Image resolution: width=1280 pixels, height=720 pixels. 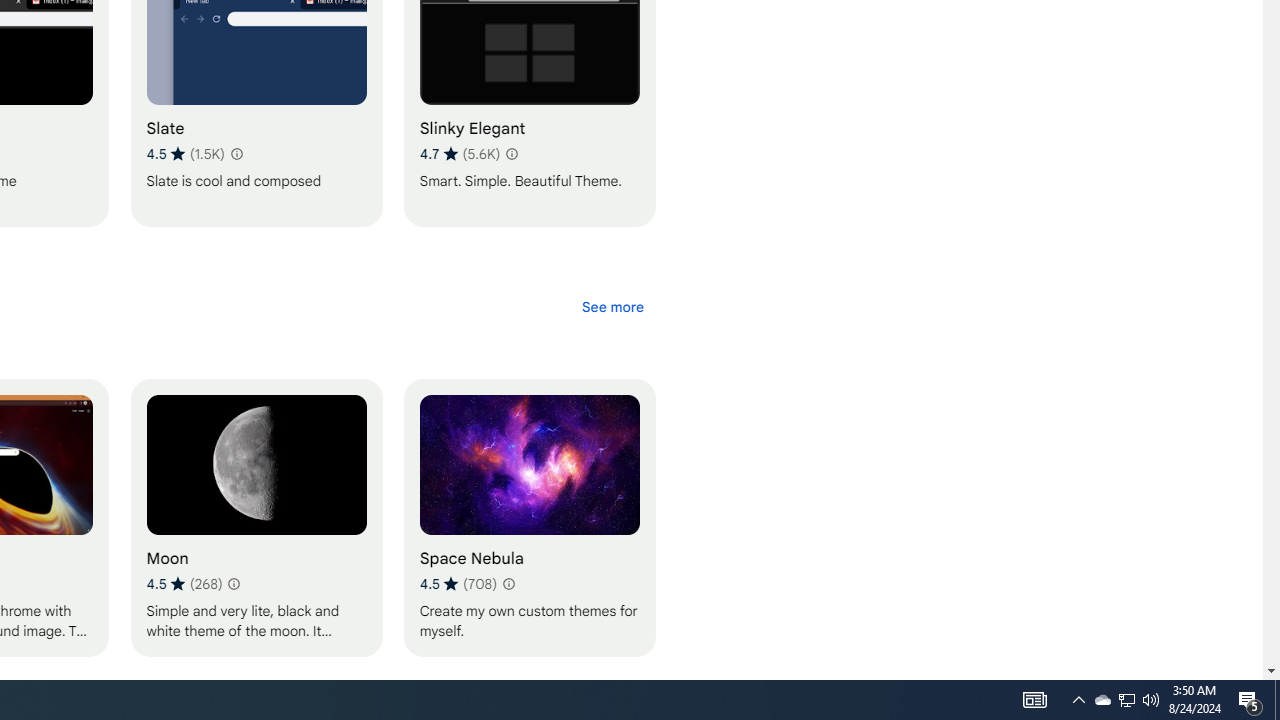 I want to click on 'Learn more about results and reviews "Slinky Elegant"', so click(x=511, y=153).